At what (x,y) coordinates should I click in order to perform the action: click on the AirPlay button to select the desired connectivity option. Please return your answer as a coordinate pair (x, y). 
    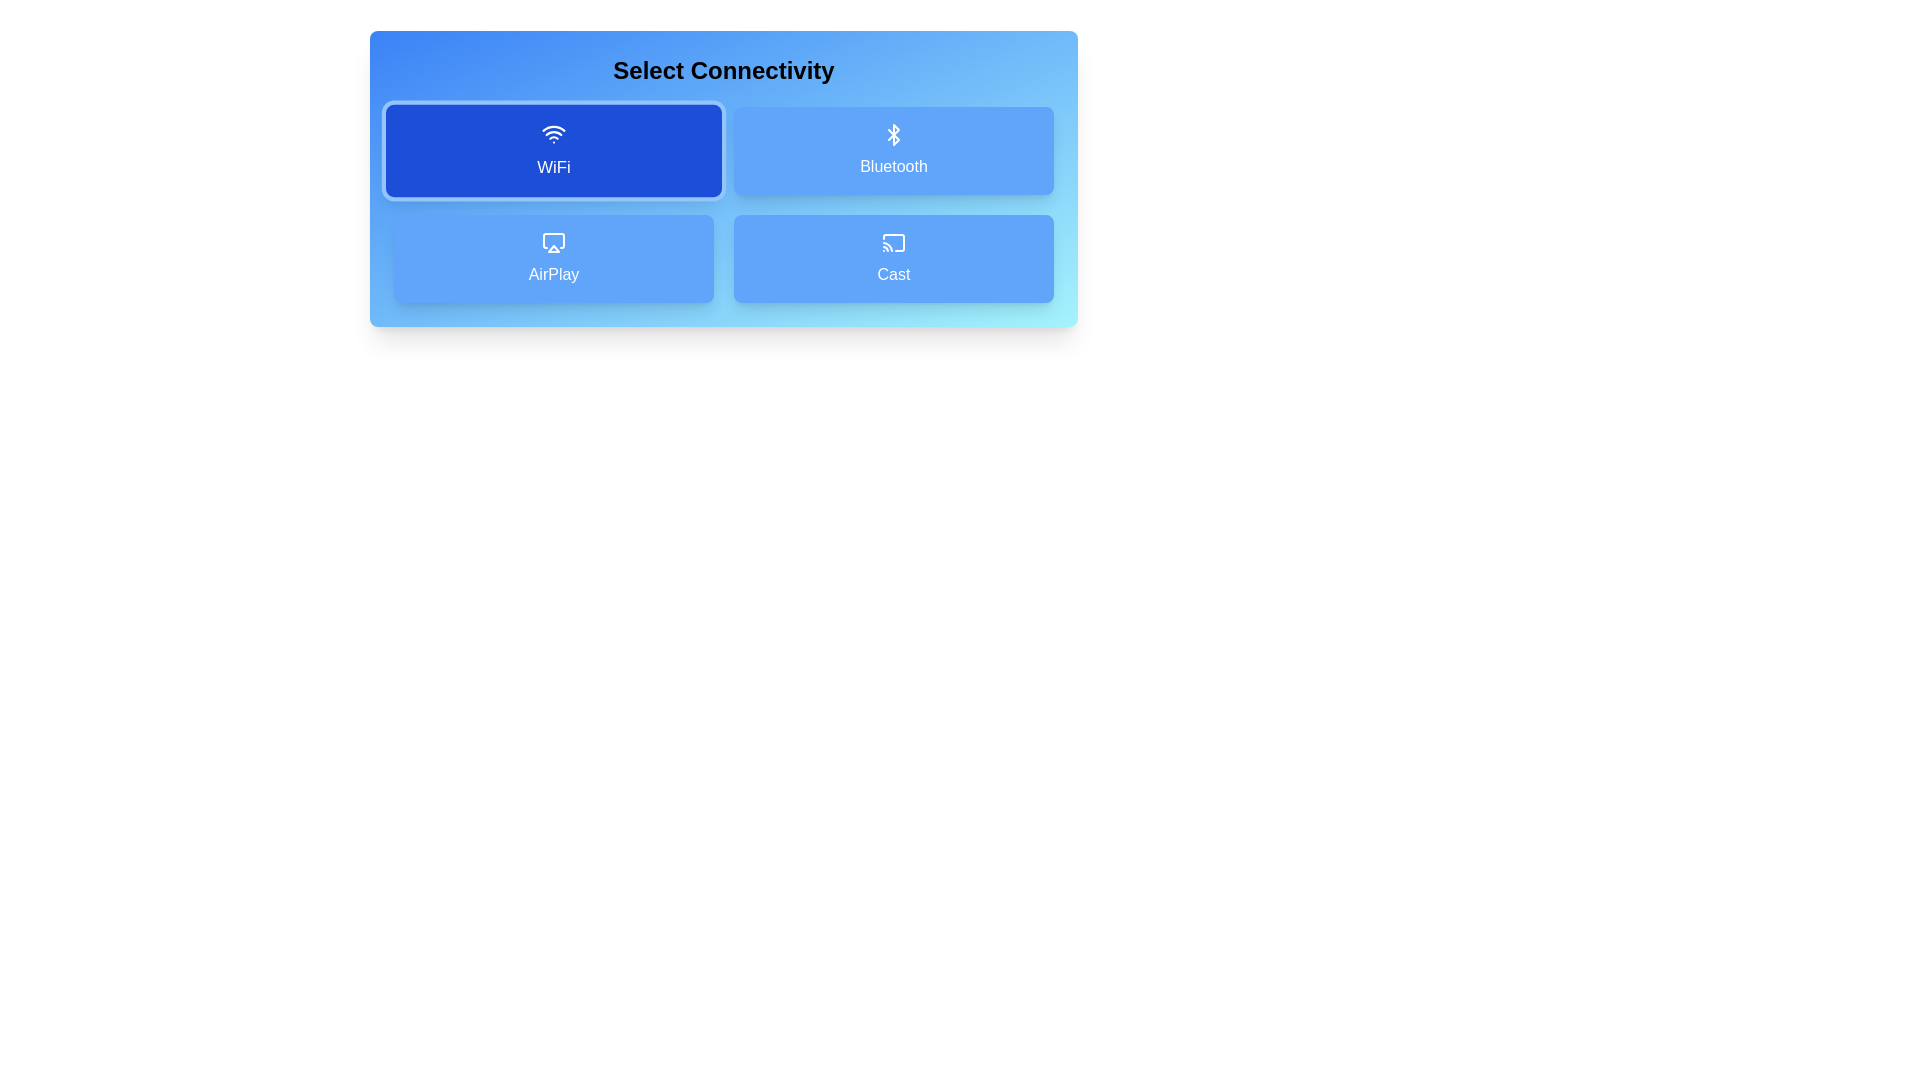
    Looking at the image, I should click on (553, 257).